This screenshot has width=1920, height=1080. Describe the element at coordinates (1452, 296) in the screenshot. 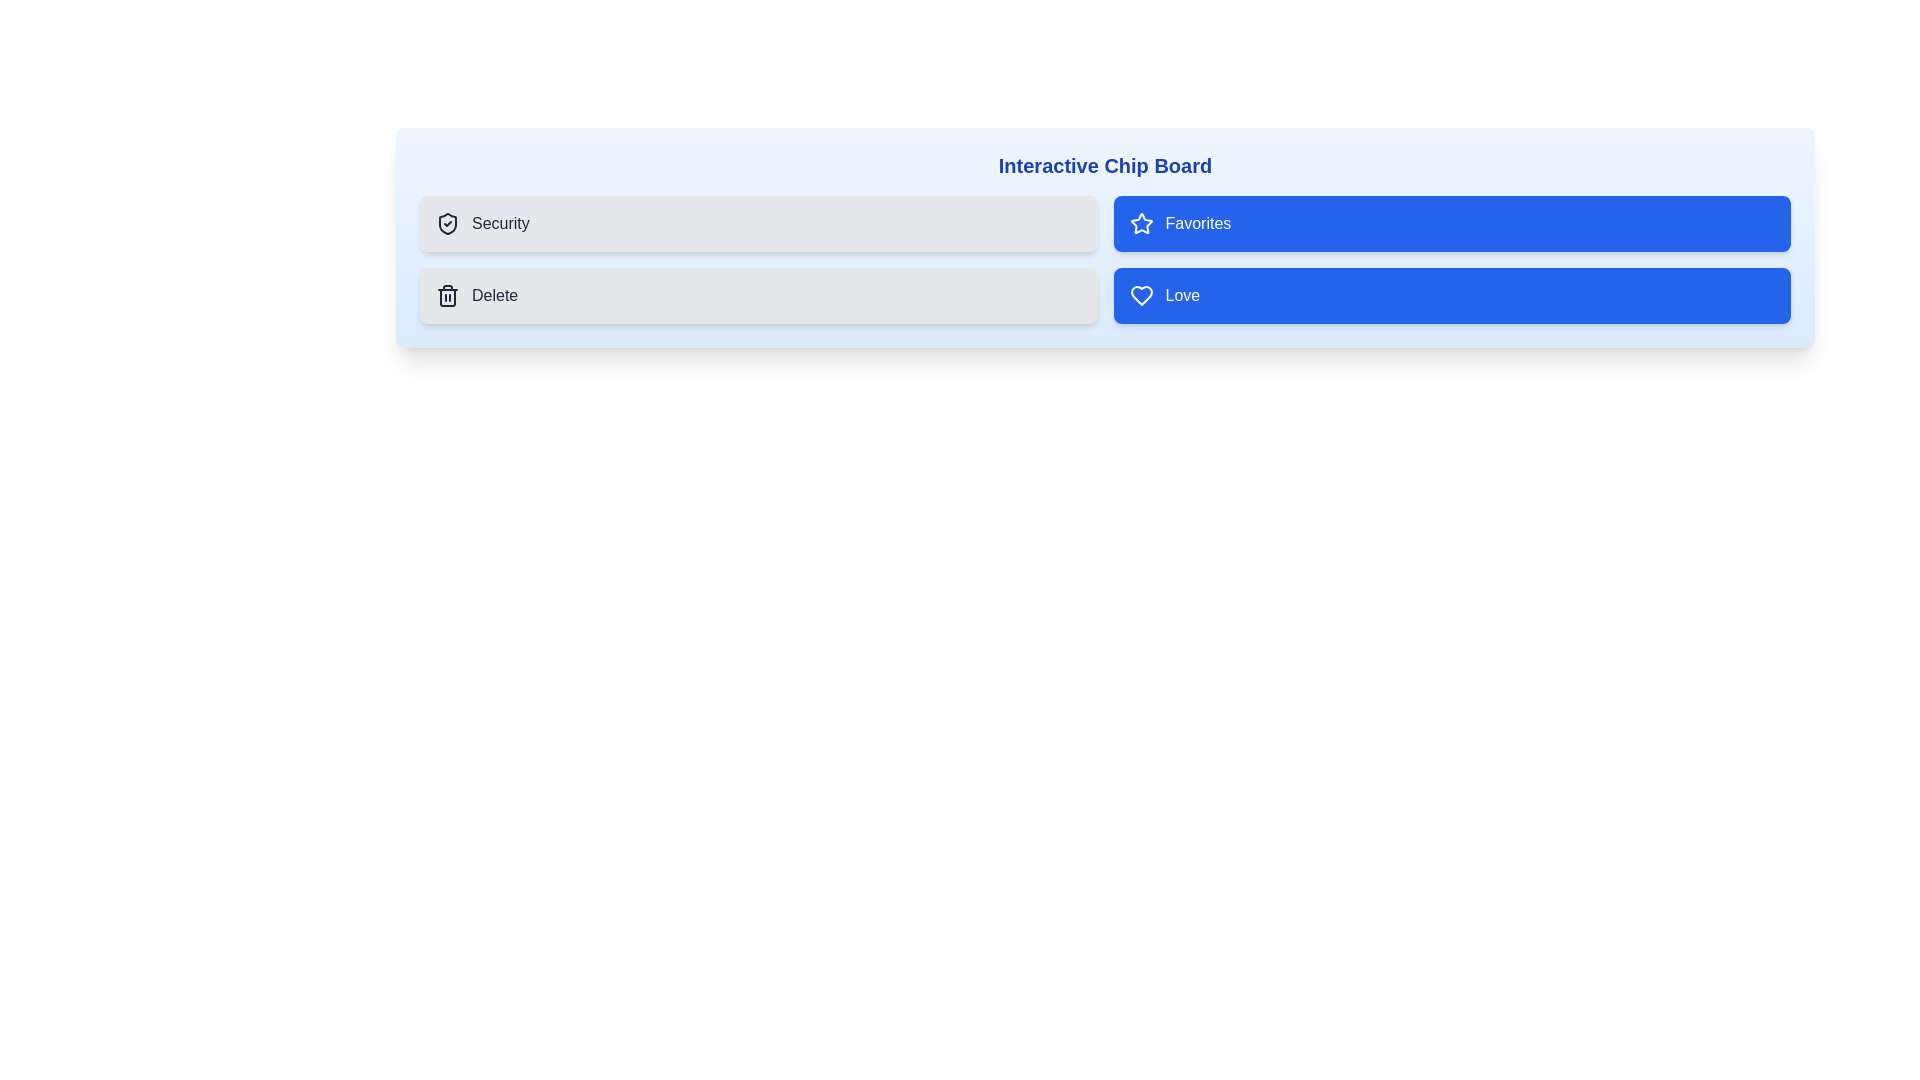

I see `the chip labeled Love to toggle its active state` at that location.